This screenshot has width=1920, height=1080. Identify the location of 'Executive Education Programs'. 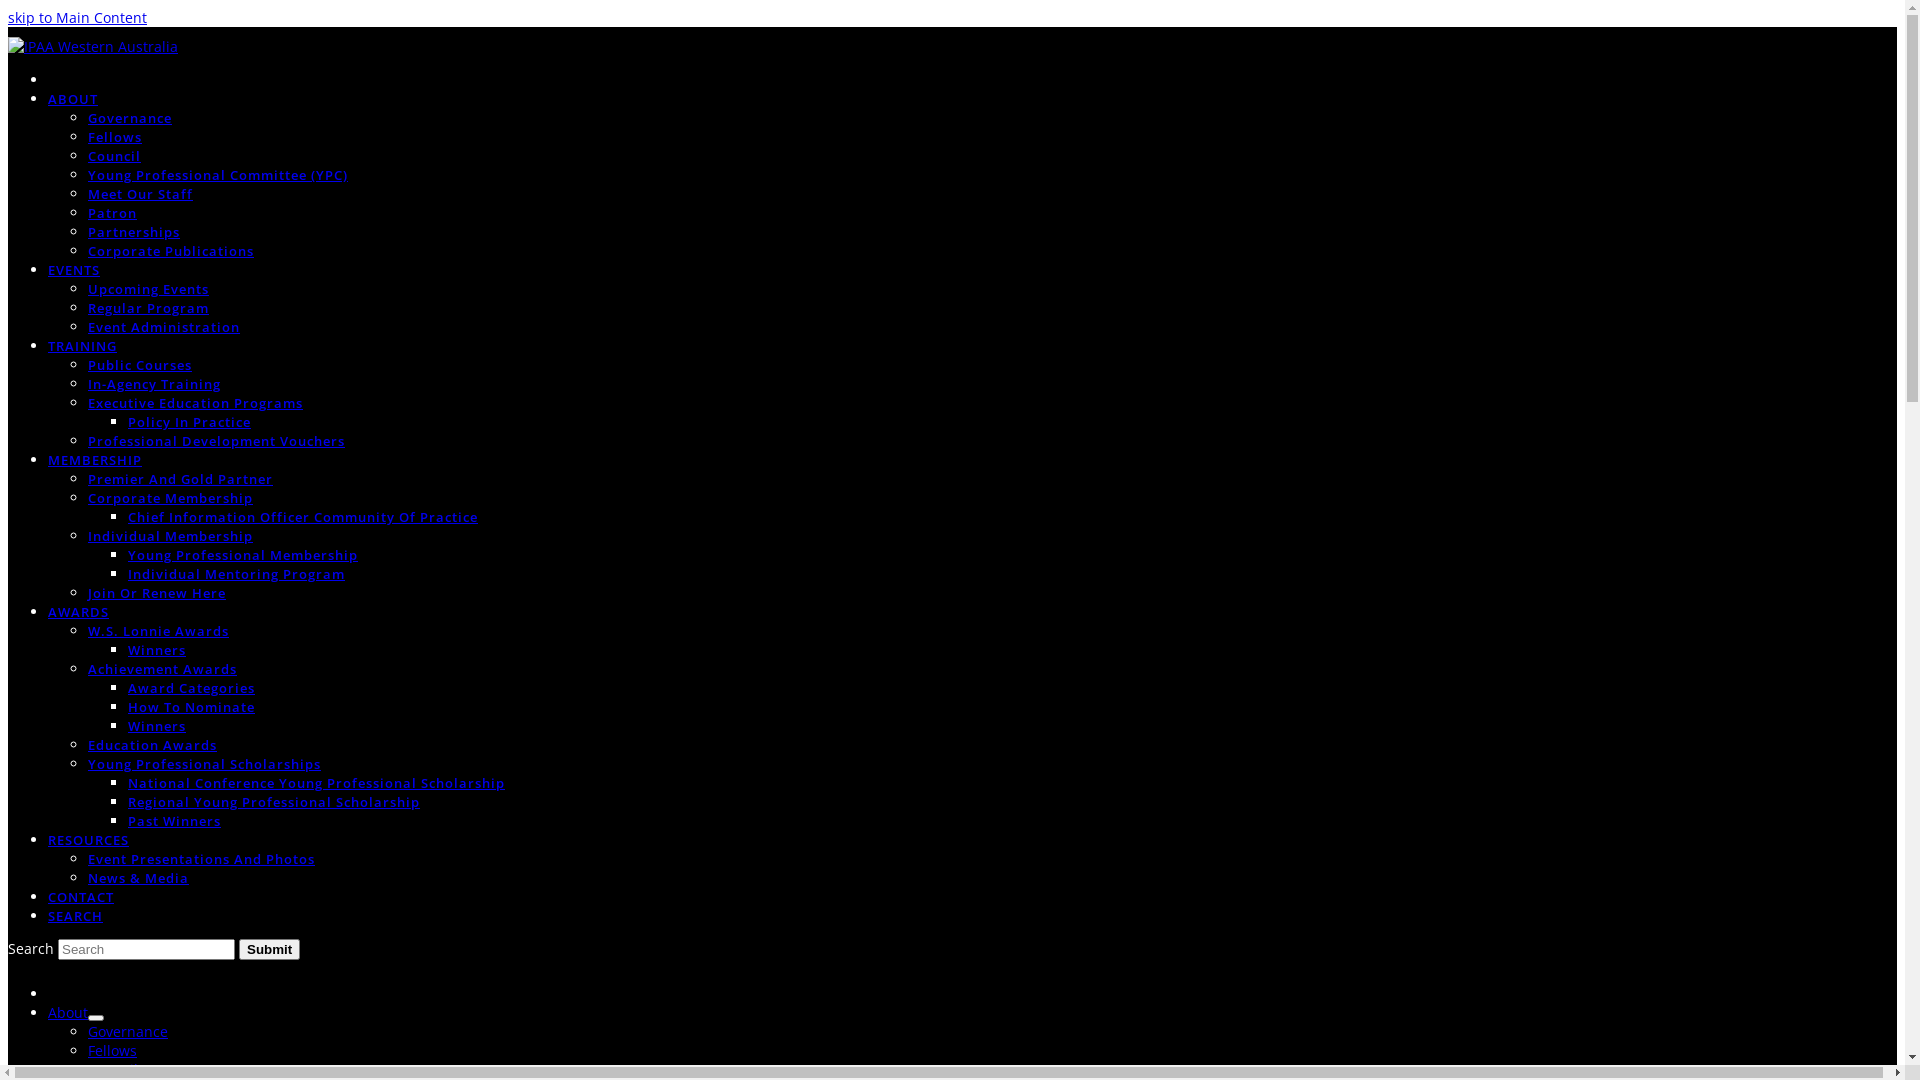
(195, 402).